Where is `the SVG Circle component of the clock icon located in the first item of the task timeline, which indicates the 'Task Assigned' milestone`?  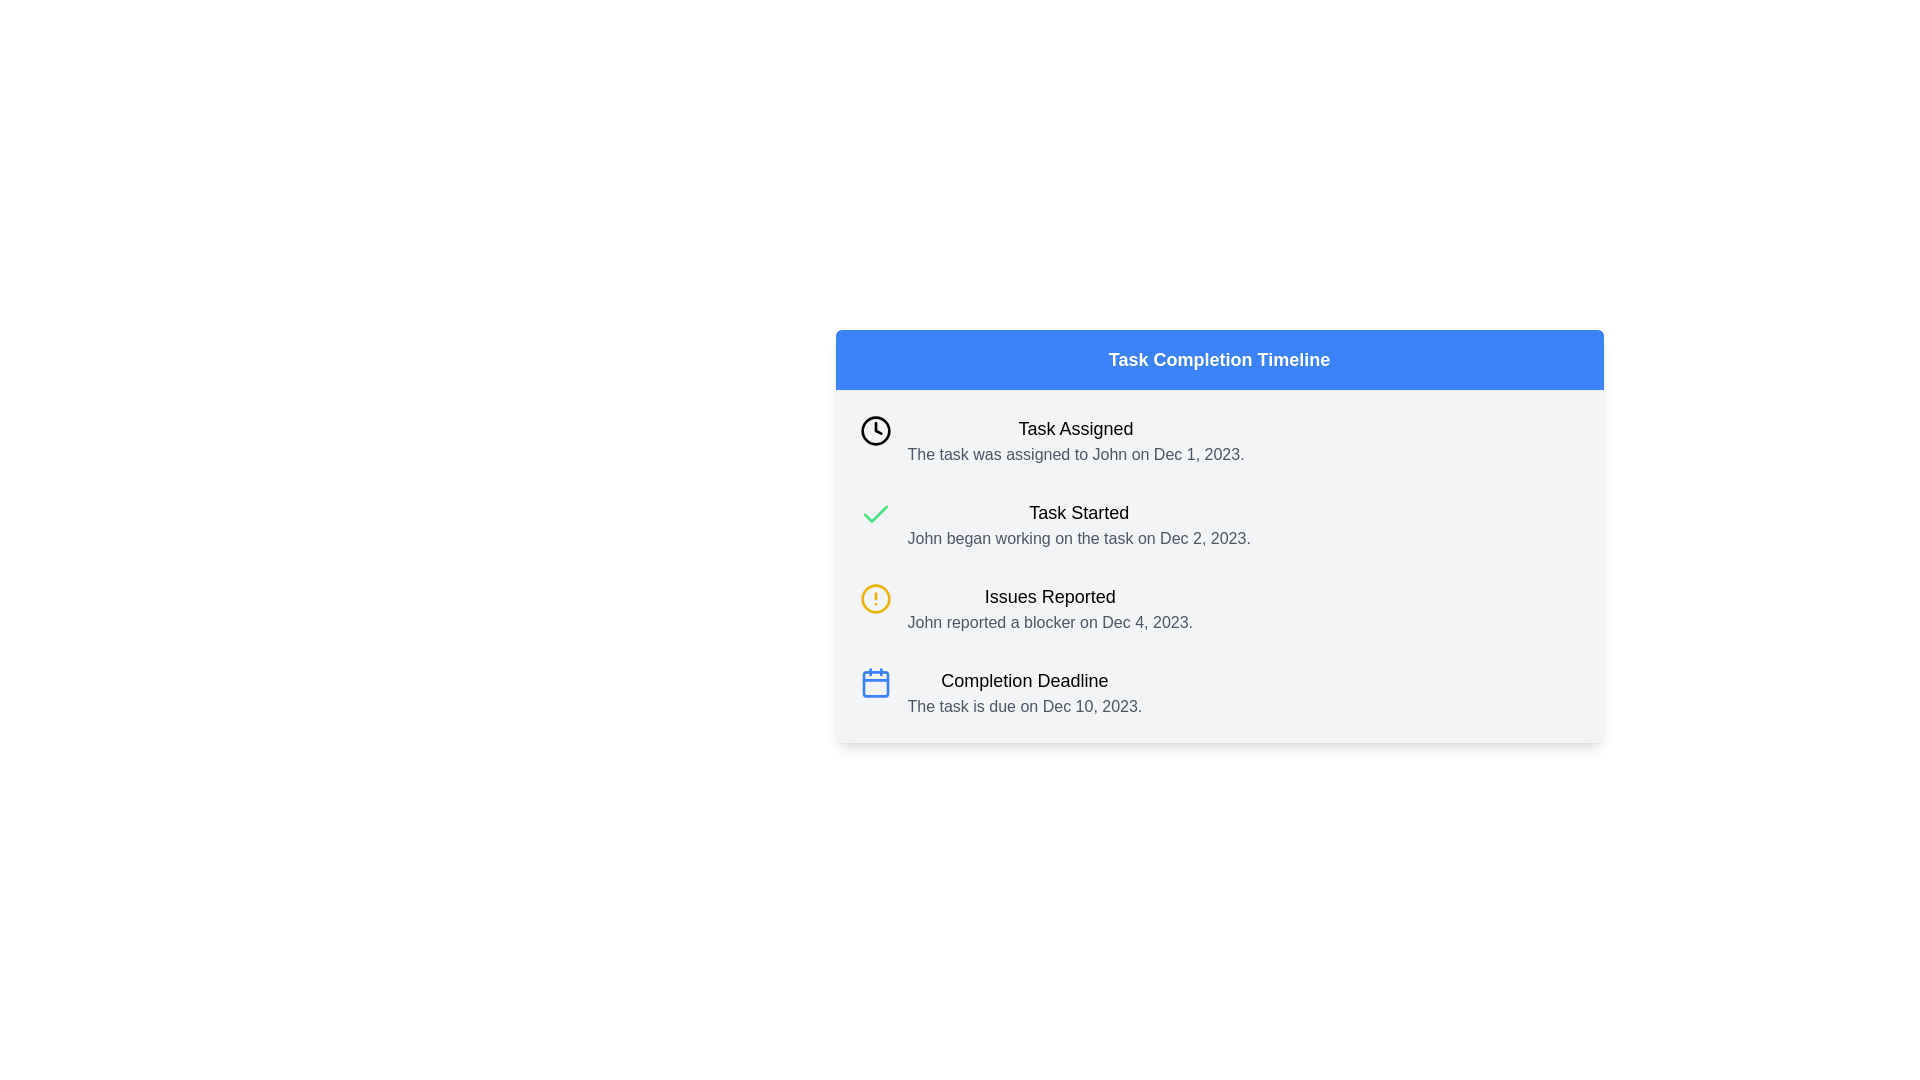 the SVG Circle component of the clock icon located in the first item of the task timeline, which indicates the 'Task Assigned' milestone is located at coordinates (875, 430).